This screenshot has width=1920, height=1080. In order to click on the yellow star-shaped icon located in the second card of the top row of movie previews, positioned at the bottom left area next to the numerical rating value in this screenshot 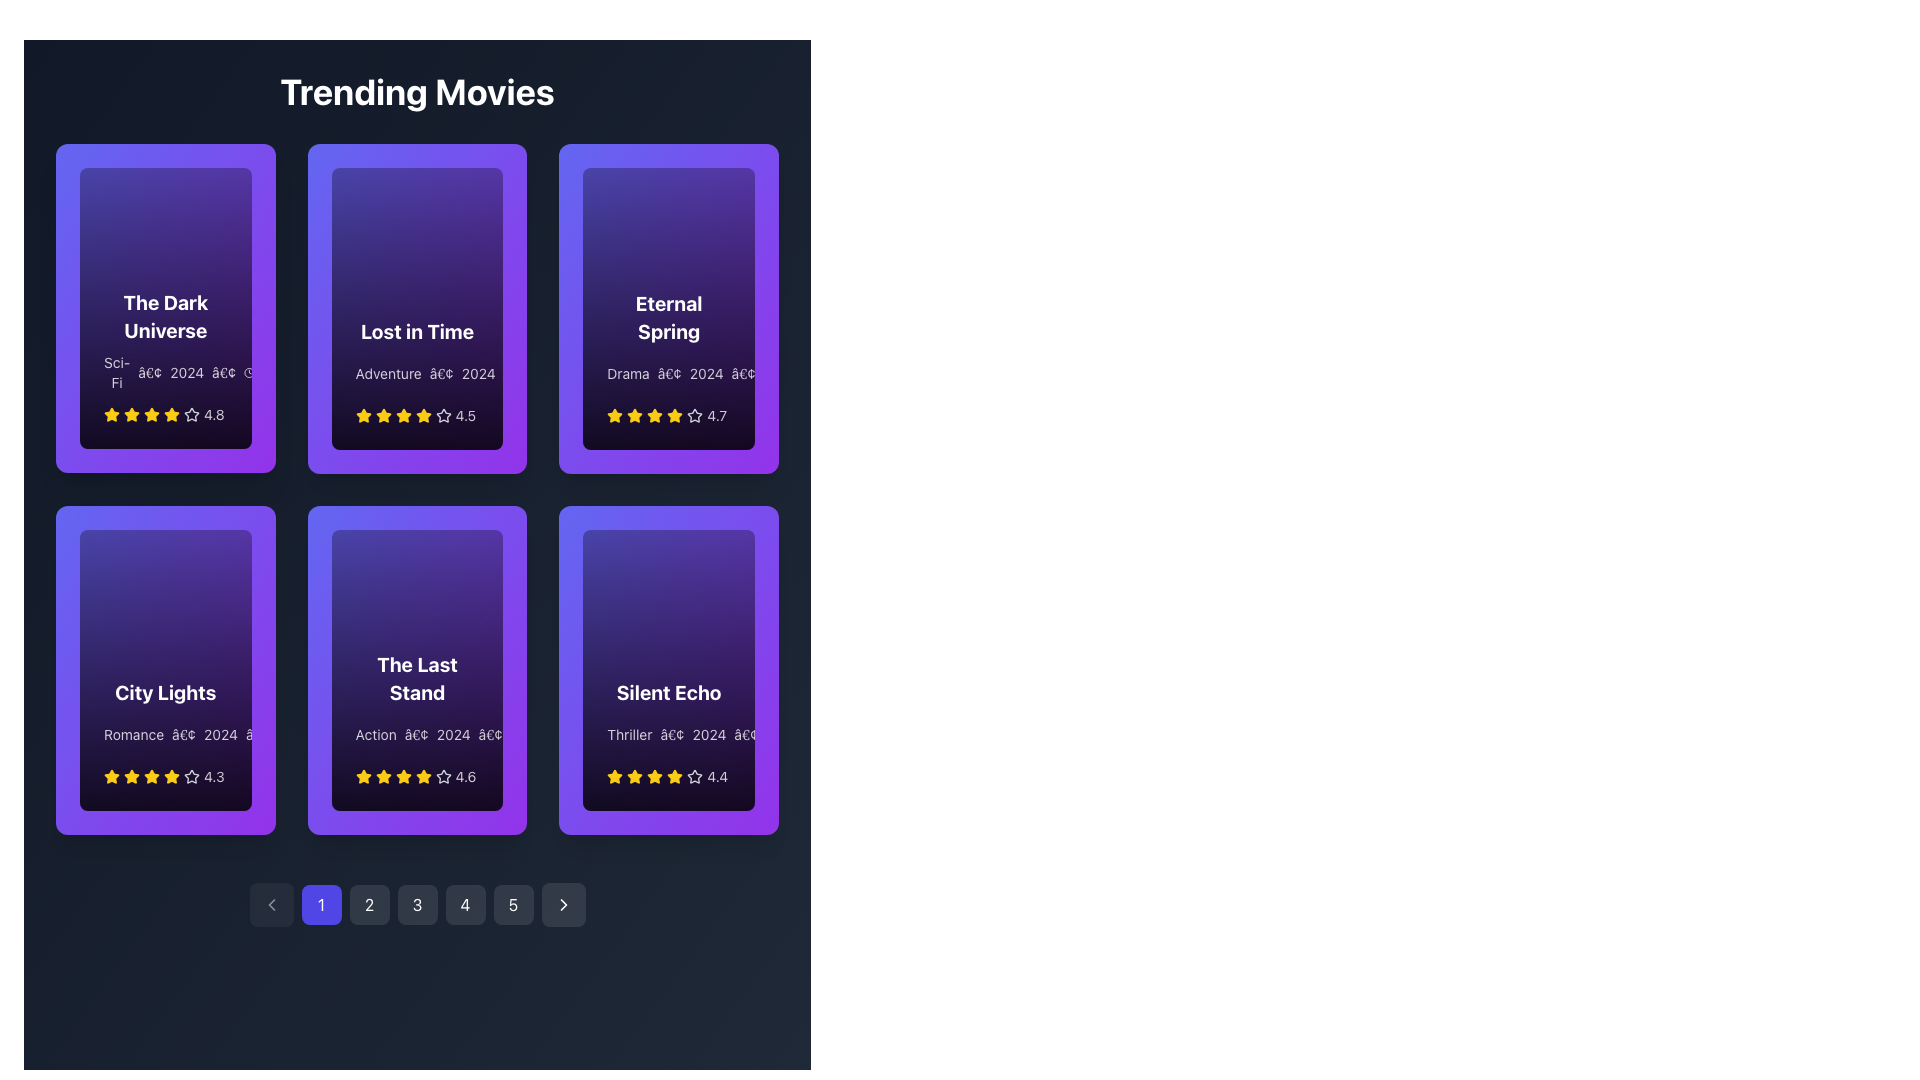, I will do `click(363, 414)`.